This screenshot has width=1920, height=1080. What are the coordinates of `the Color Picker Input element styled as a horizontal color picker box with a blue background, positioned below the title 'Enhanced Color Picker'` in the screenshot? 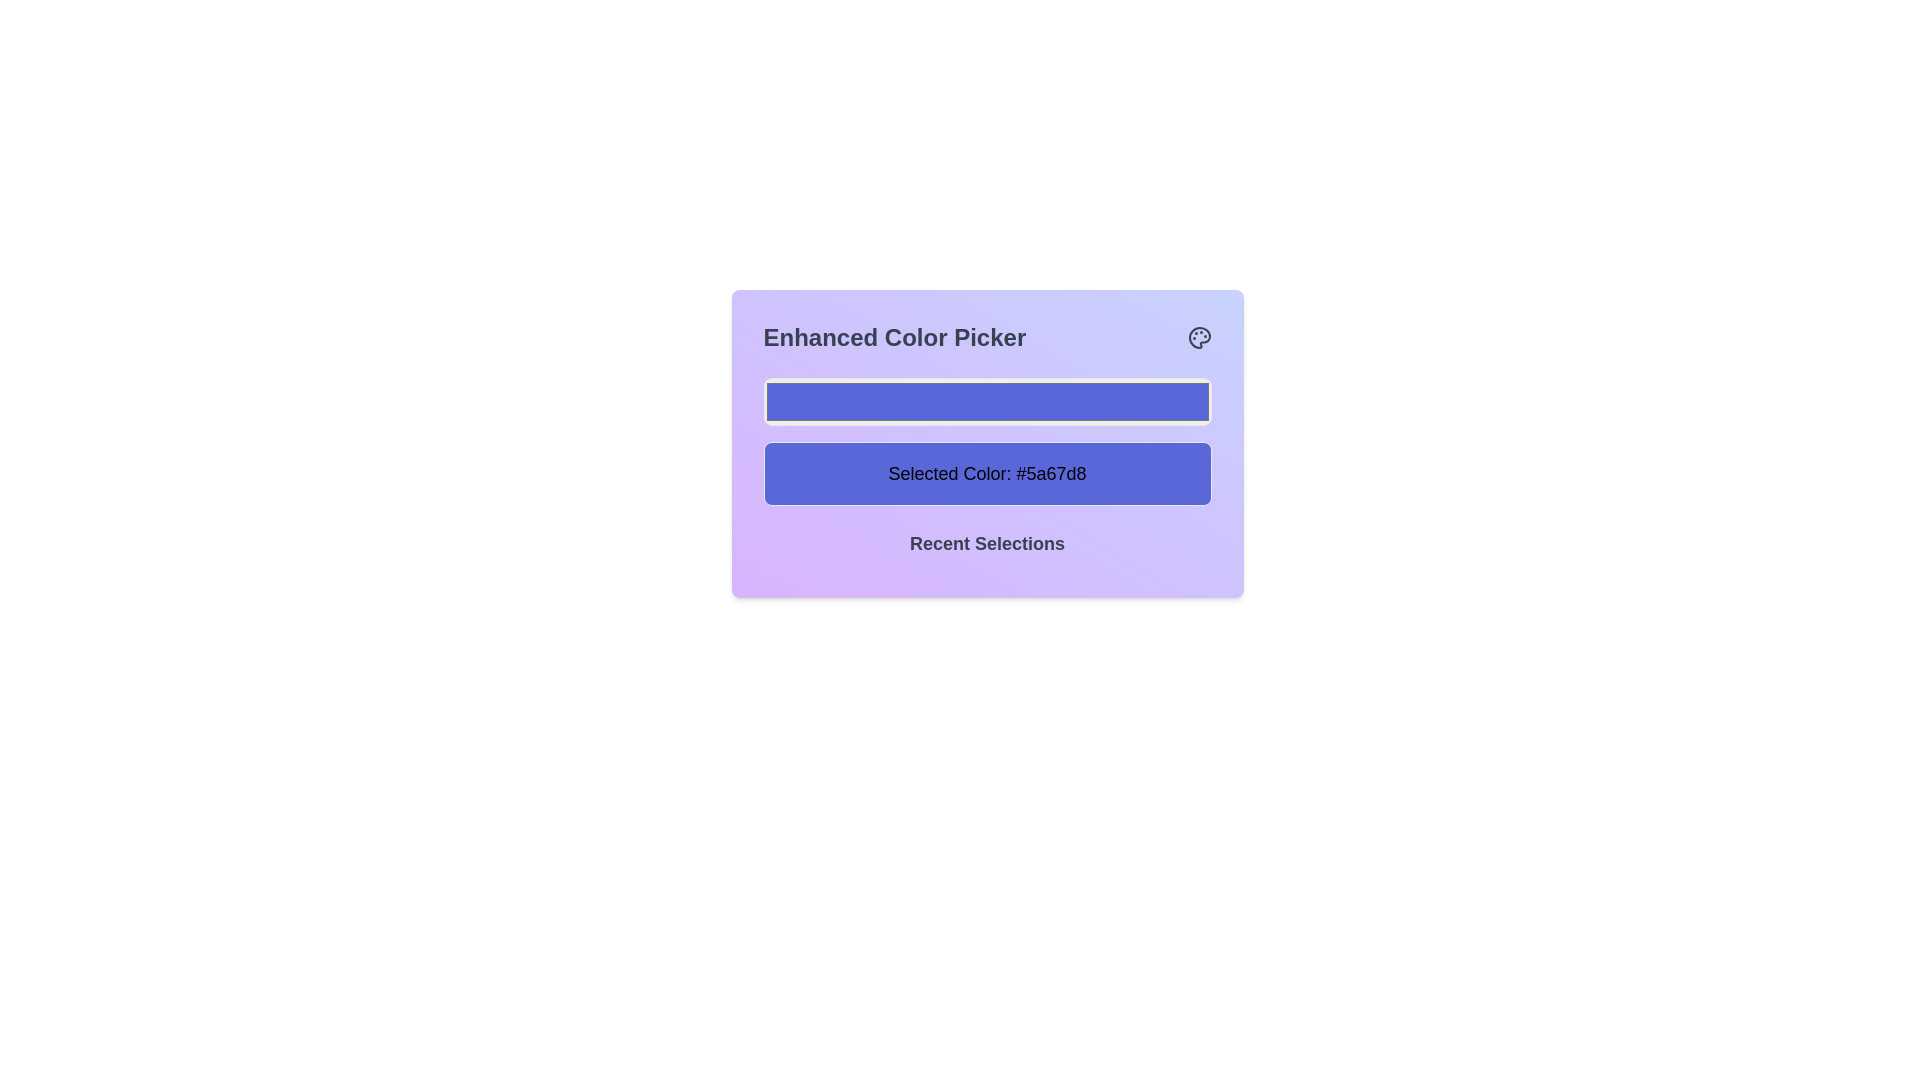 It's located at (987, 401).